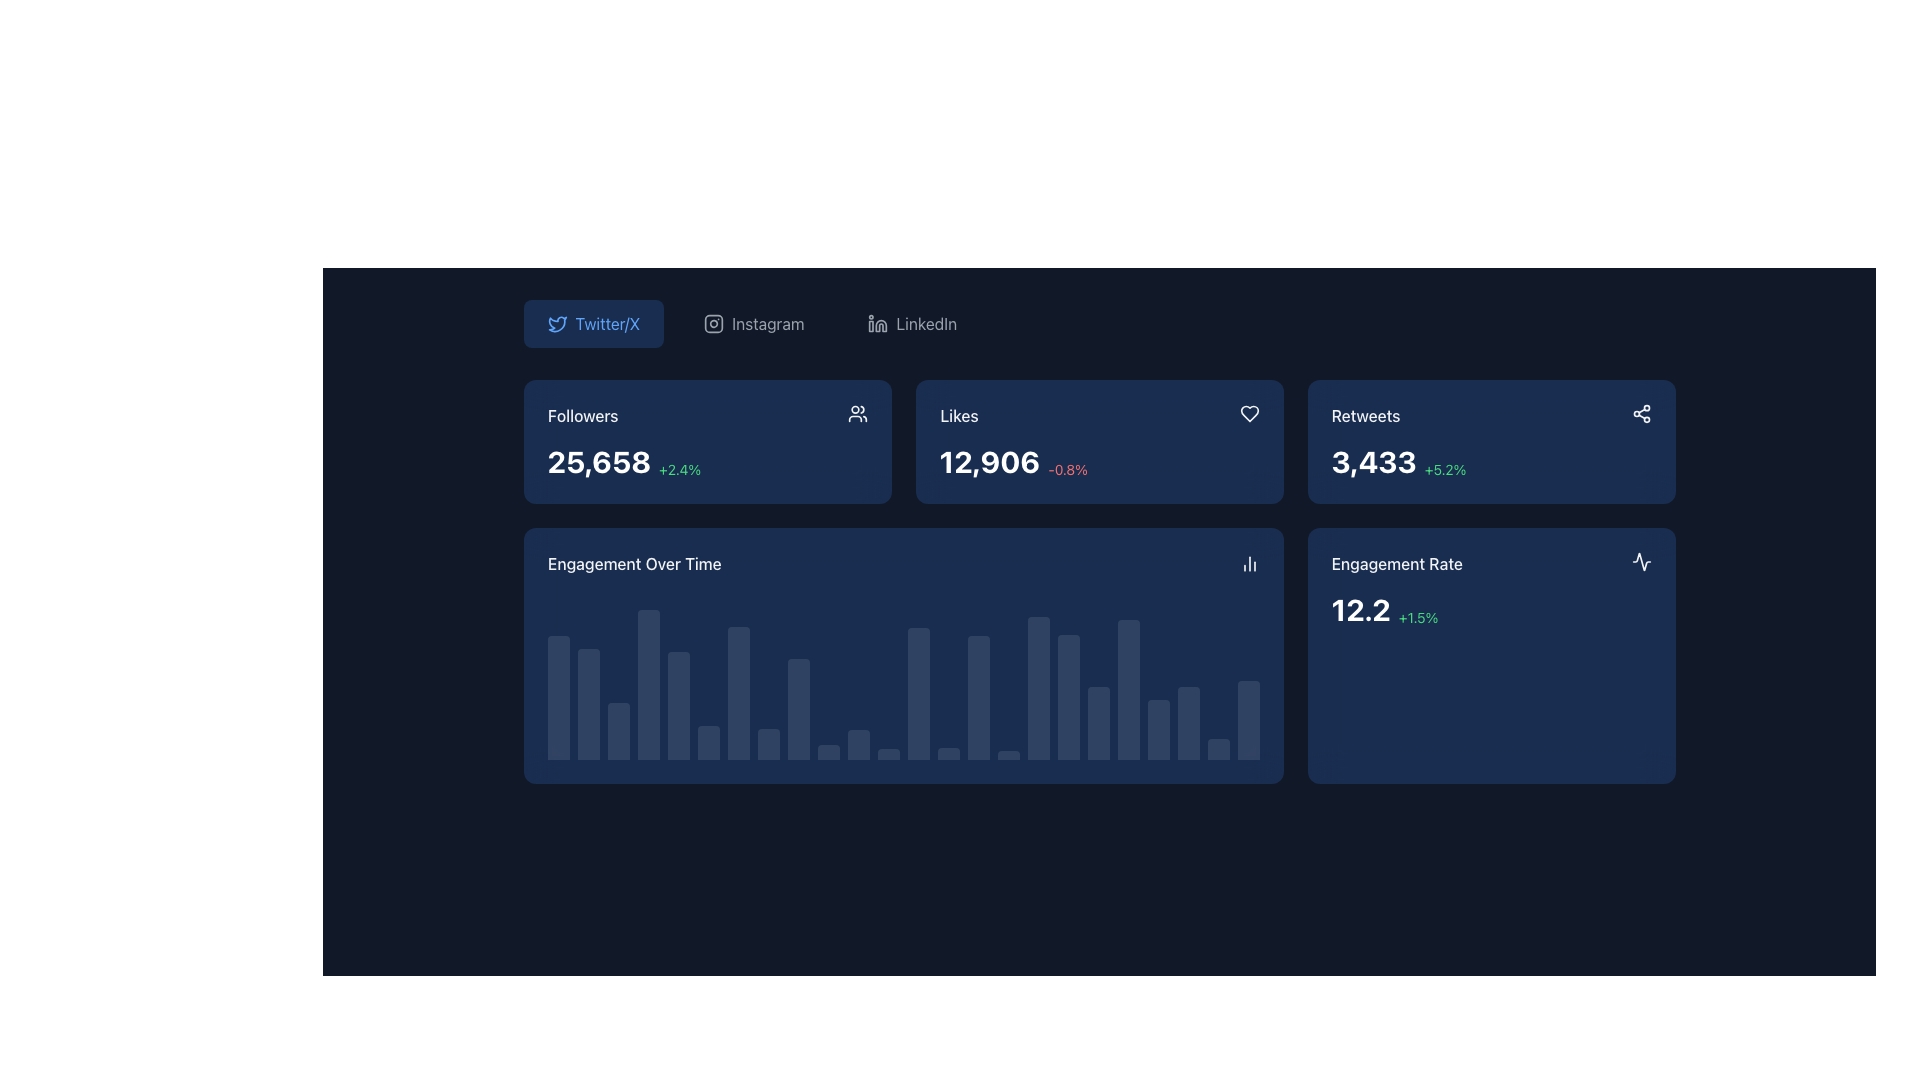 This screenshot has width=1920, height=1080. Describe the element at coordinates (1248, 412) in the screenshot. I see `the heart-shaped icon representing the 'like' action located at the top-right corner of the 'Likes' section` at that location.